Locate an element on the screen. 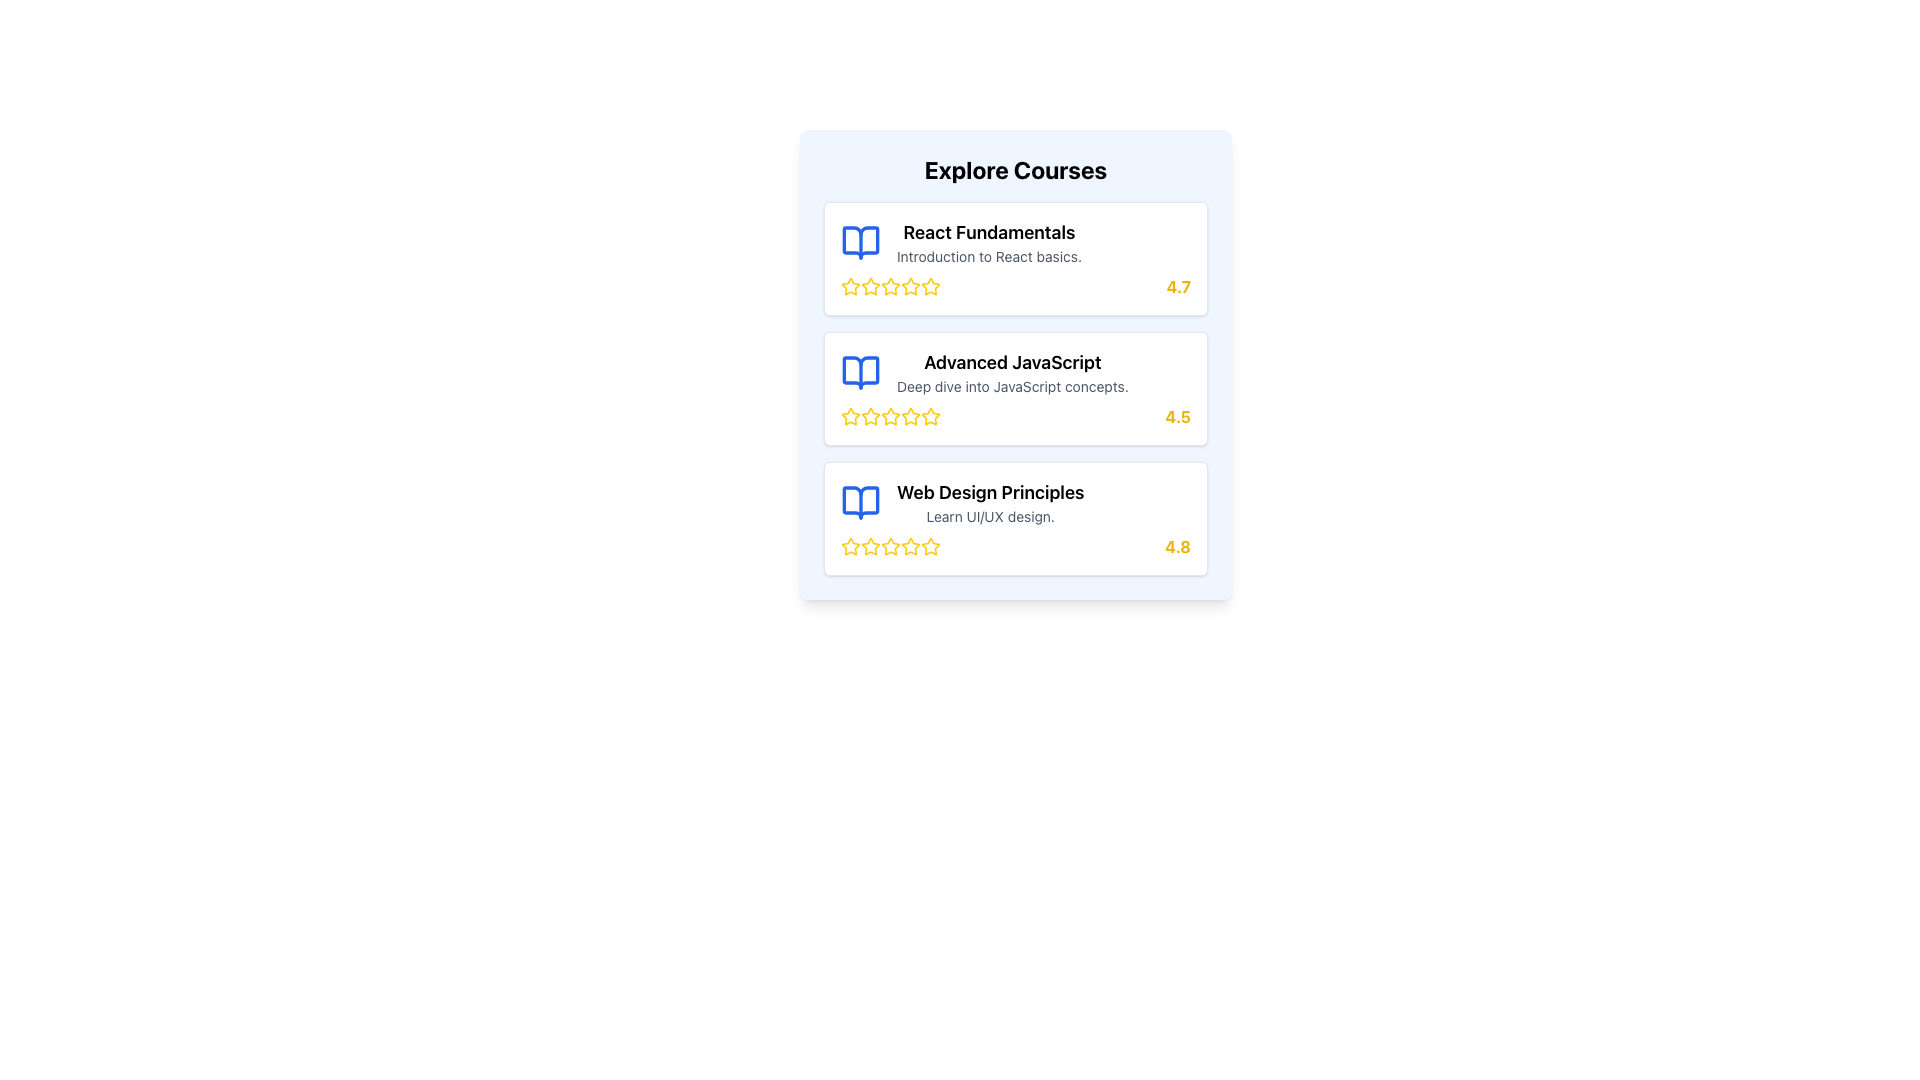  the text label that reads 'Learn UI/UX design.' located beneath the title 'Web Design Principles' in the last course card is located at coordinates (990, 515).